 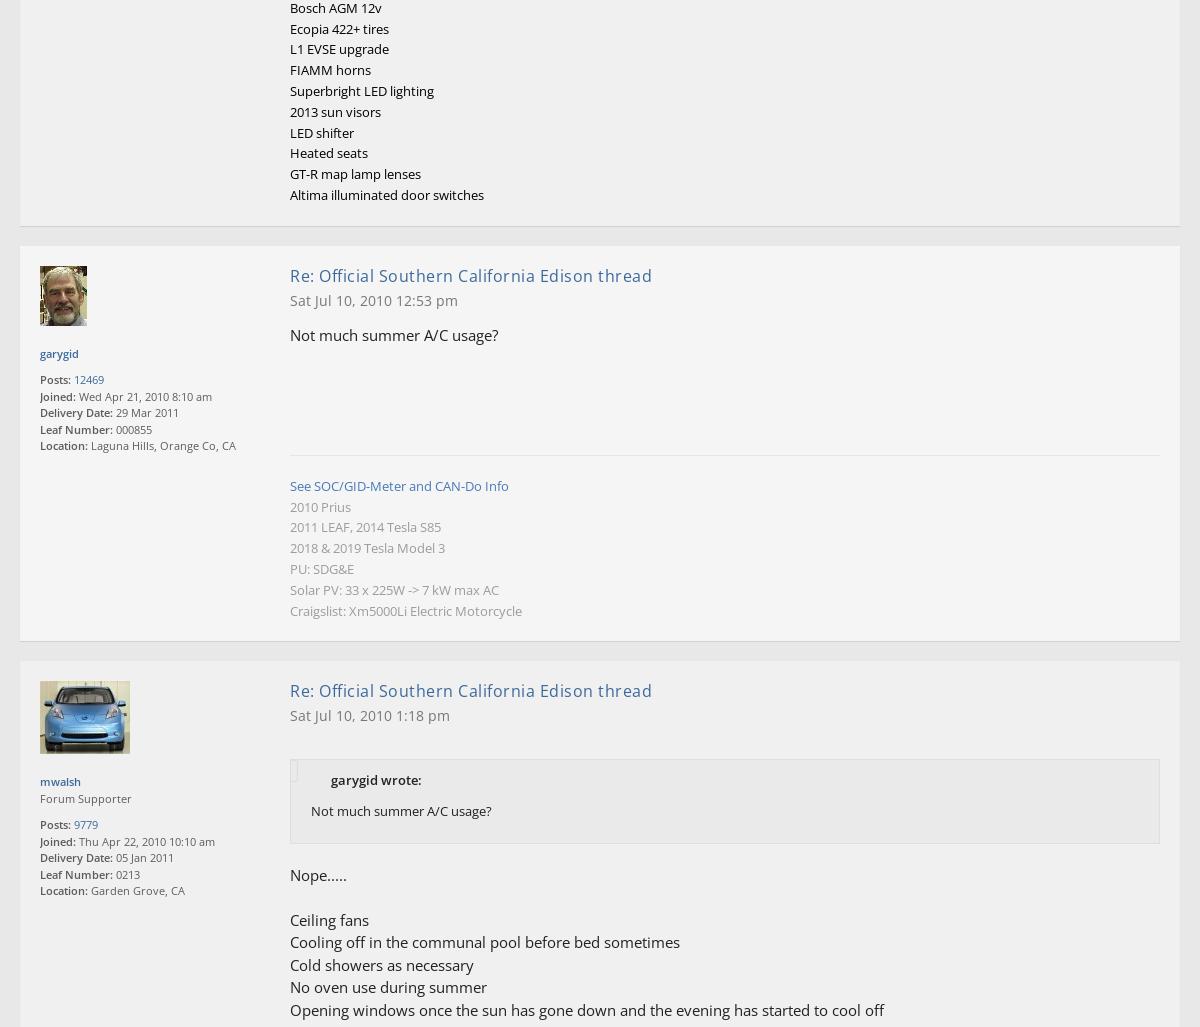 I want to click on 'garygid wrote:', so click(x=376, y=779).